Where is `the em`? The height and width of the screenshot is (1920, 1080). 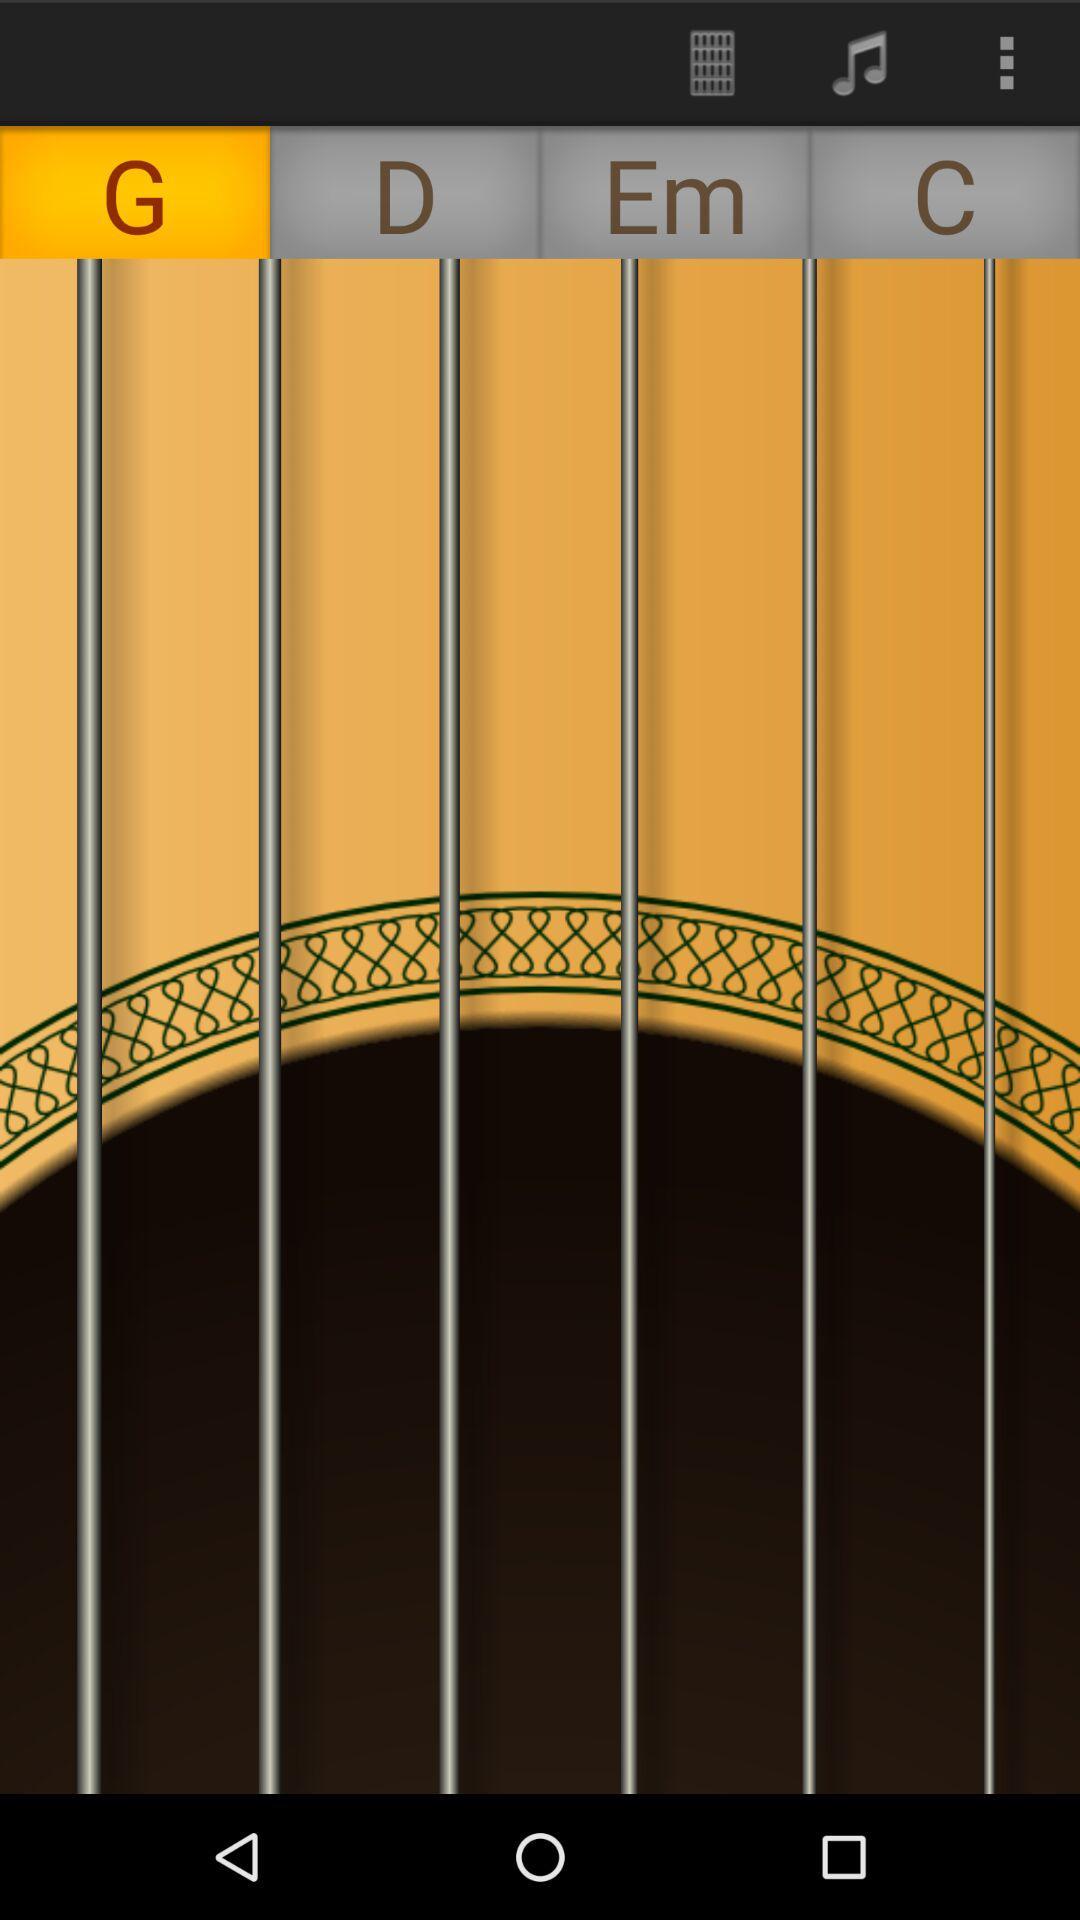
the em is located at coordinates (675, 192).